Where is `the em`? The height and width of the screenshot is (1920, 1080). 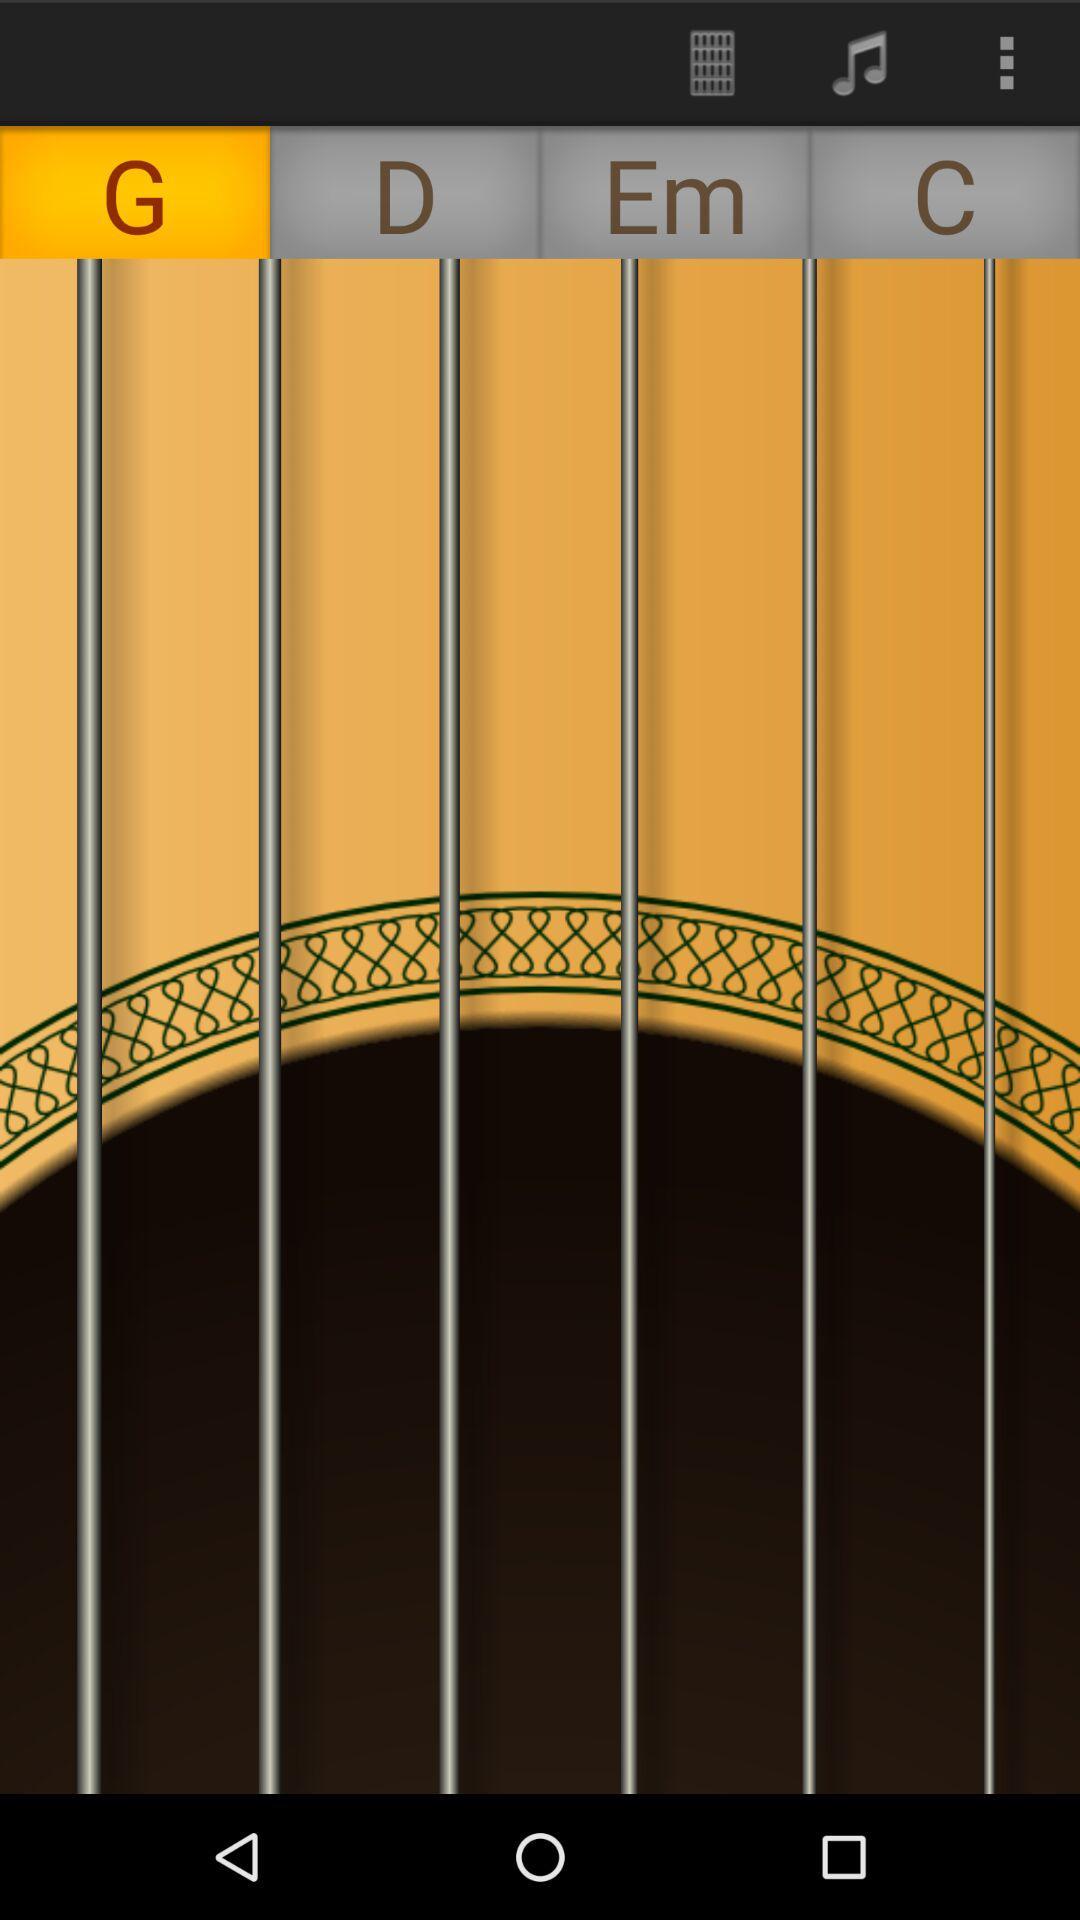
the em is located at coordinates (675, 192).